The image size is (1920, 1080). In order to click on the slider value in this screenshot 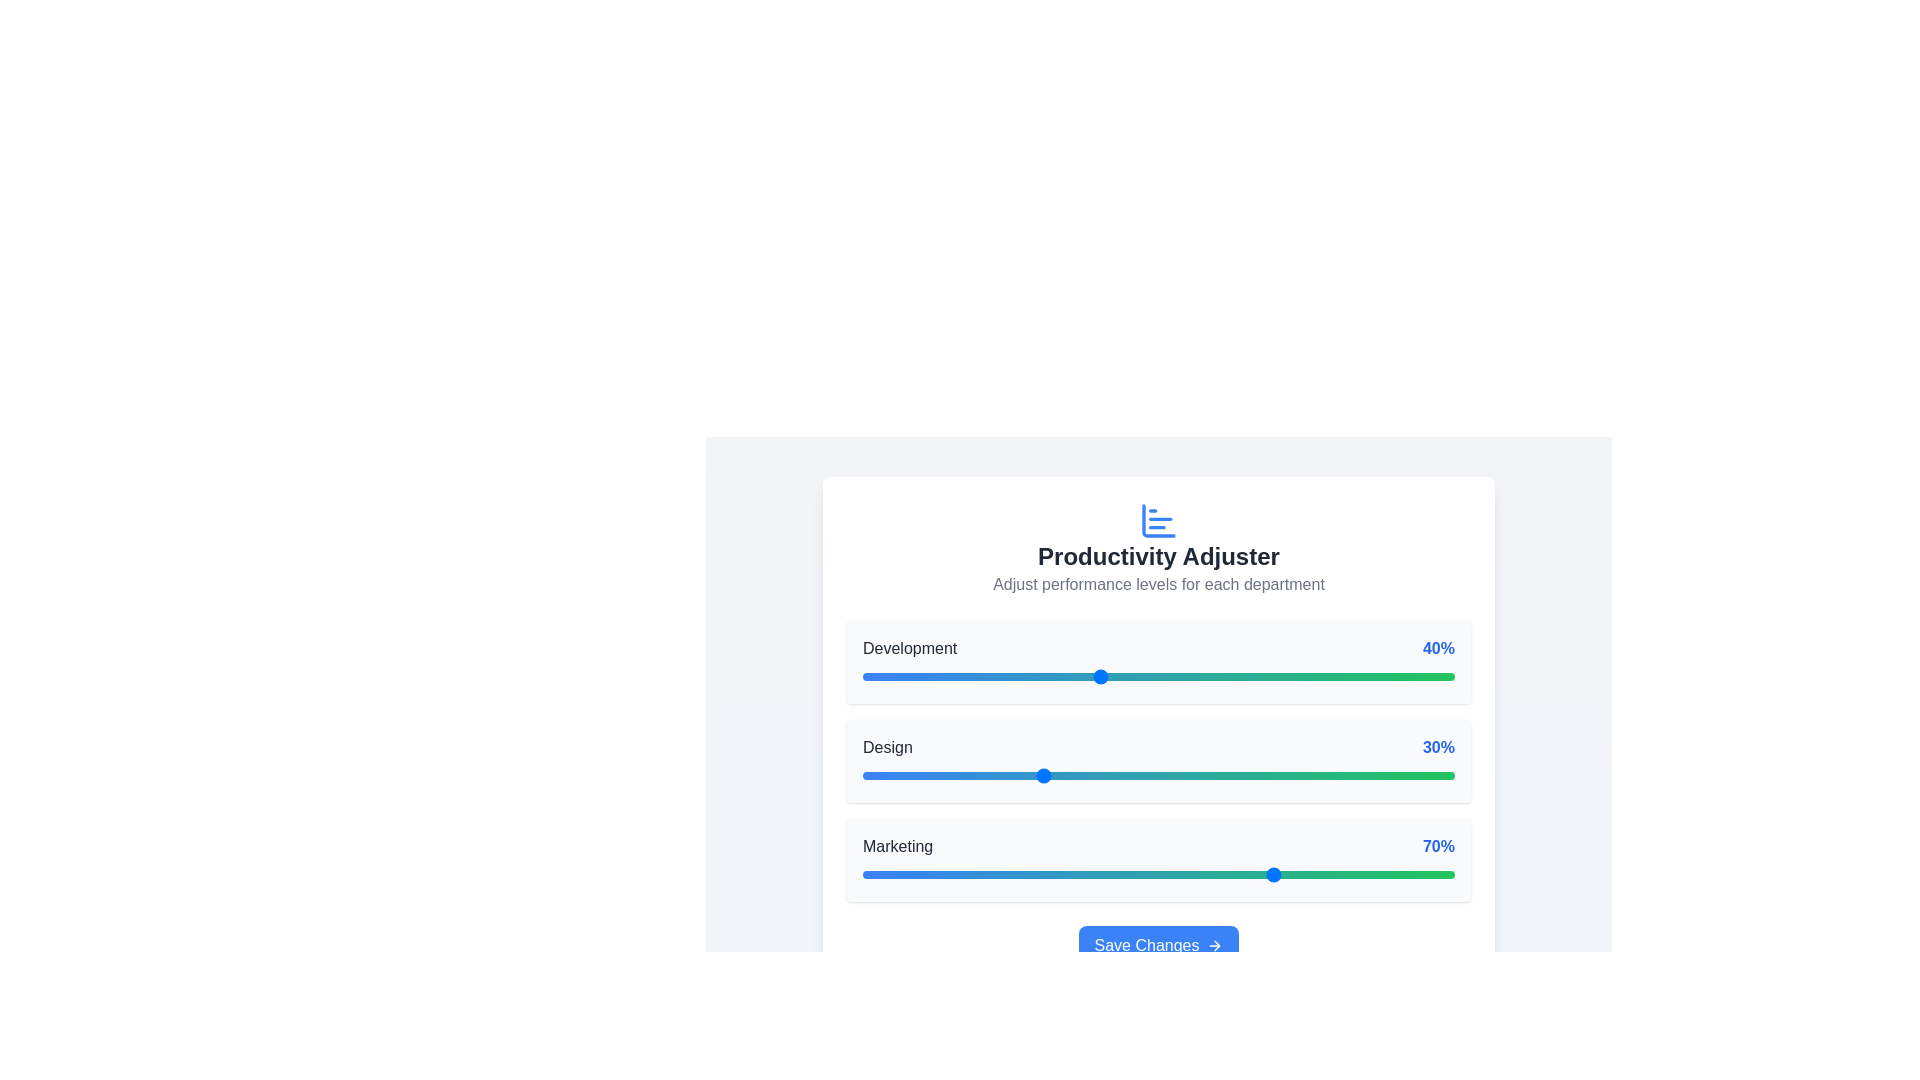, I will do `click(981, 676)`.